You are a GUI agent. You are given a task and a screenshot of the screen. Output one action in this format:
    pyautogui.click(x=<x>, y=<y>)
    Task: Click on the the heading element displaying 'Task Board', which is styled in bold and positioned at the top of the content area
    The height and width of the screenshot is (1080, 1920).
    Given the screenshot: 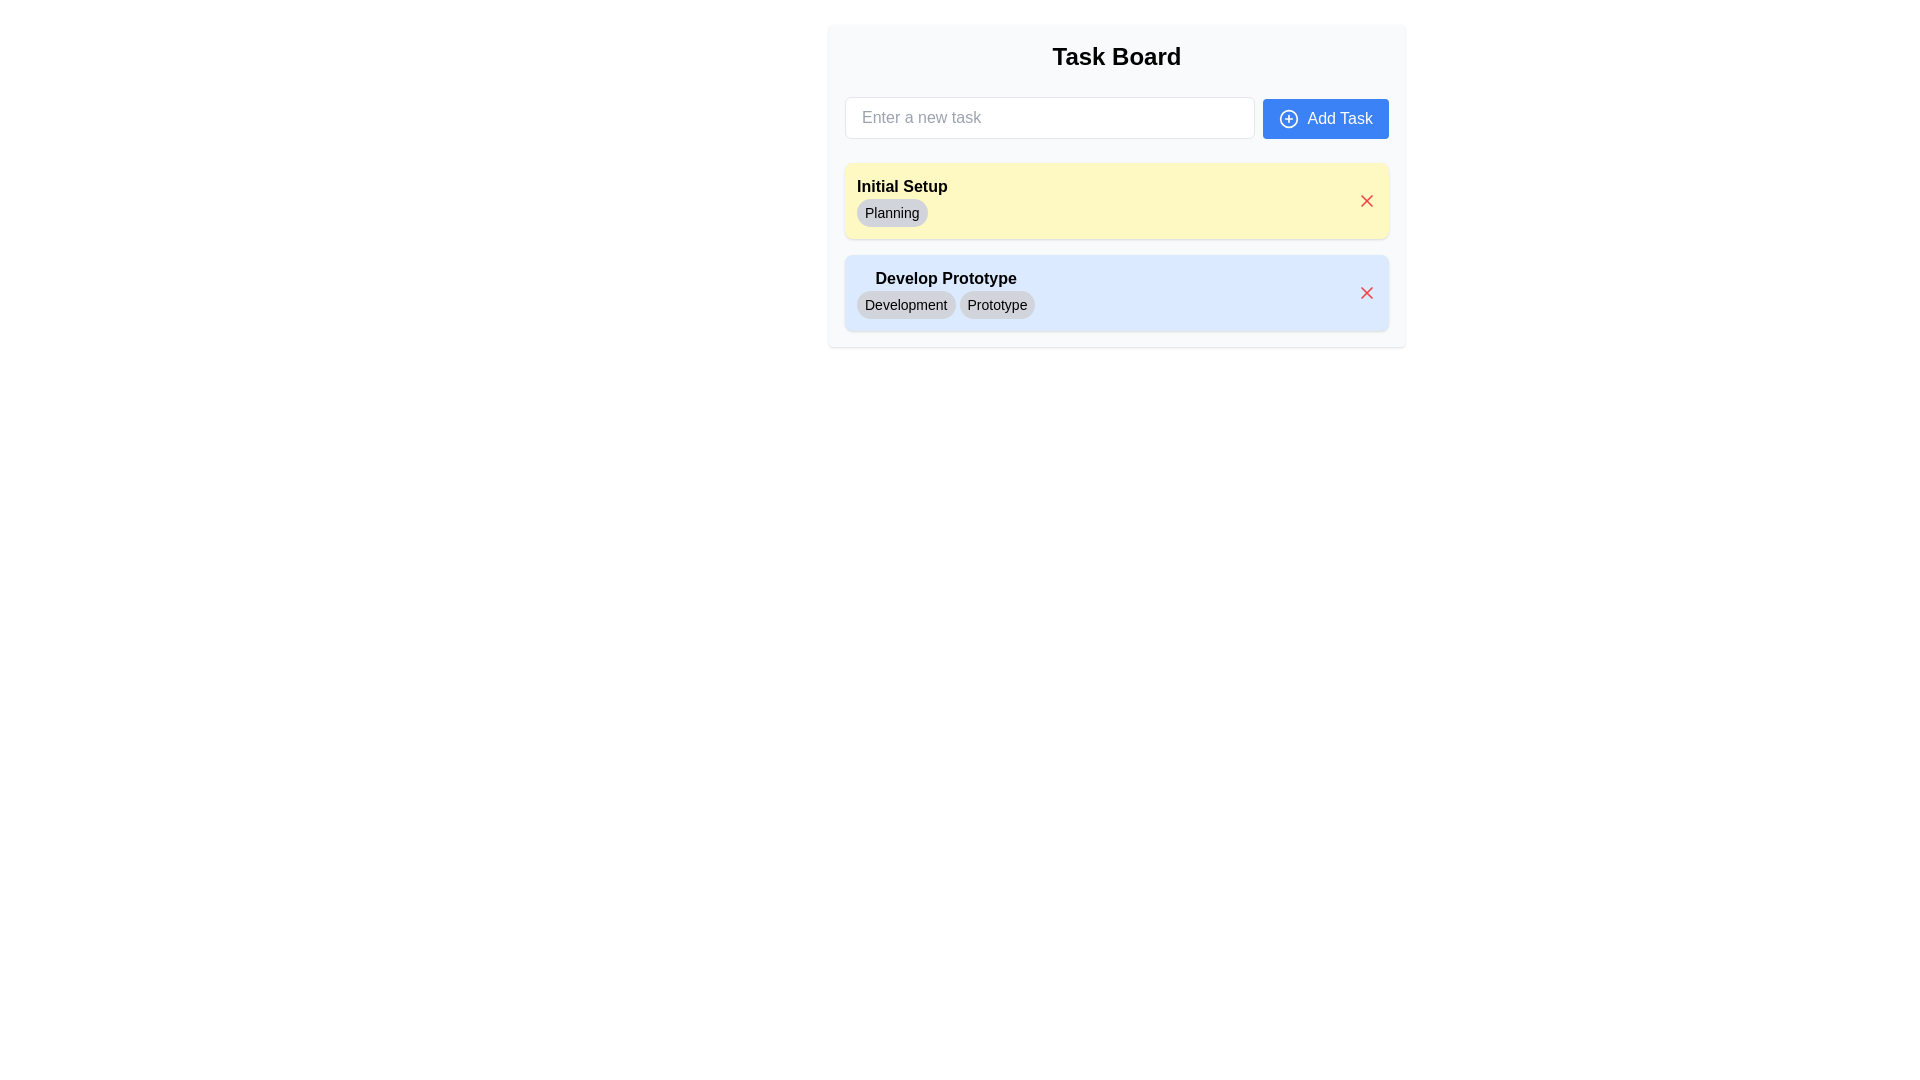 What is the action you would take?
    pyautogui.click(x=1116, y=56)
    